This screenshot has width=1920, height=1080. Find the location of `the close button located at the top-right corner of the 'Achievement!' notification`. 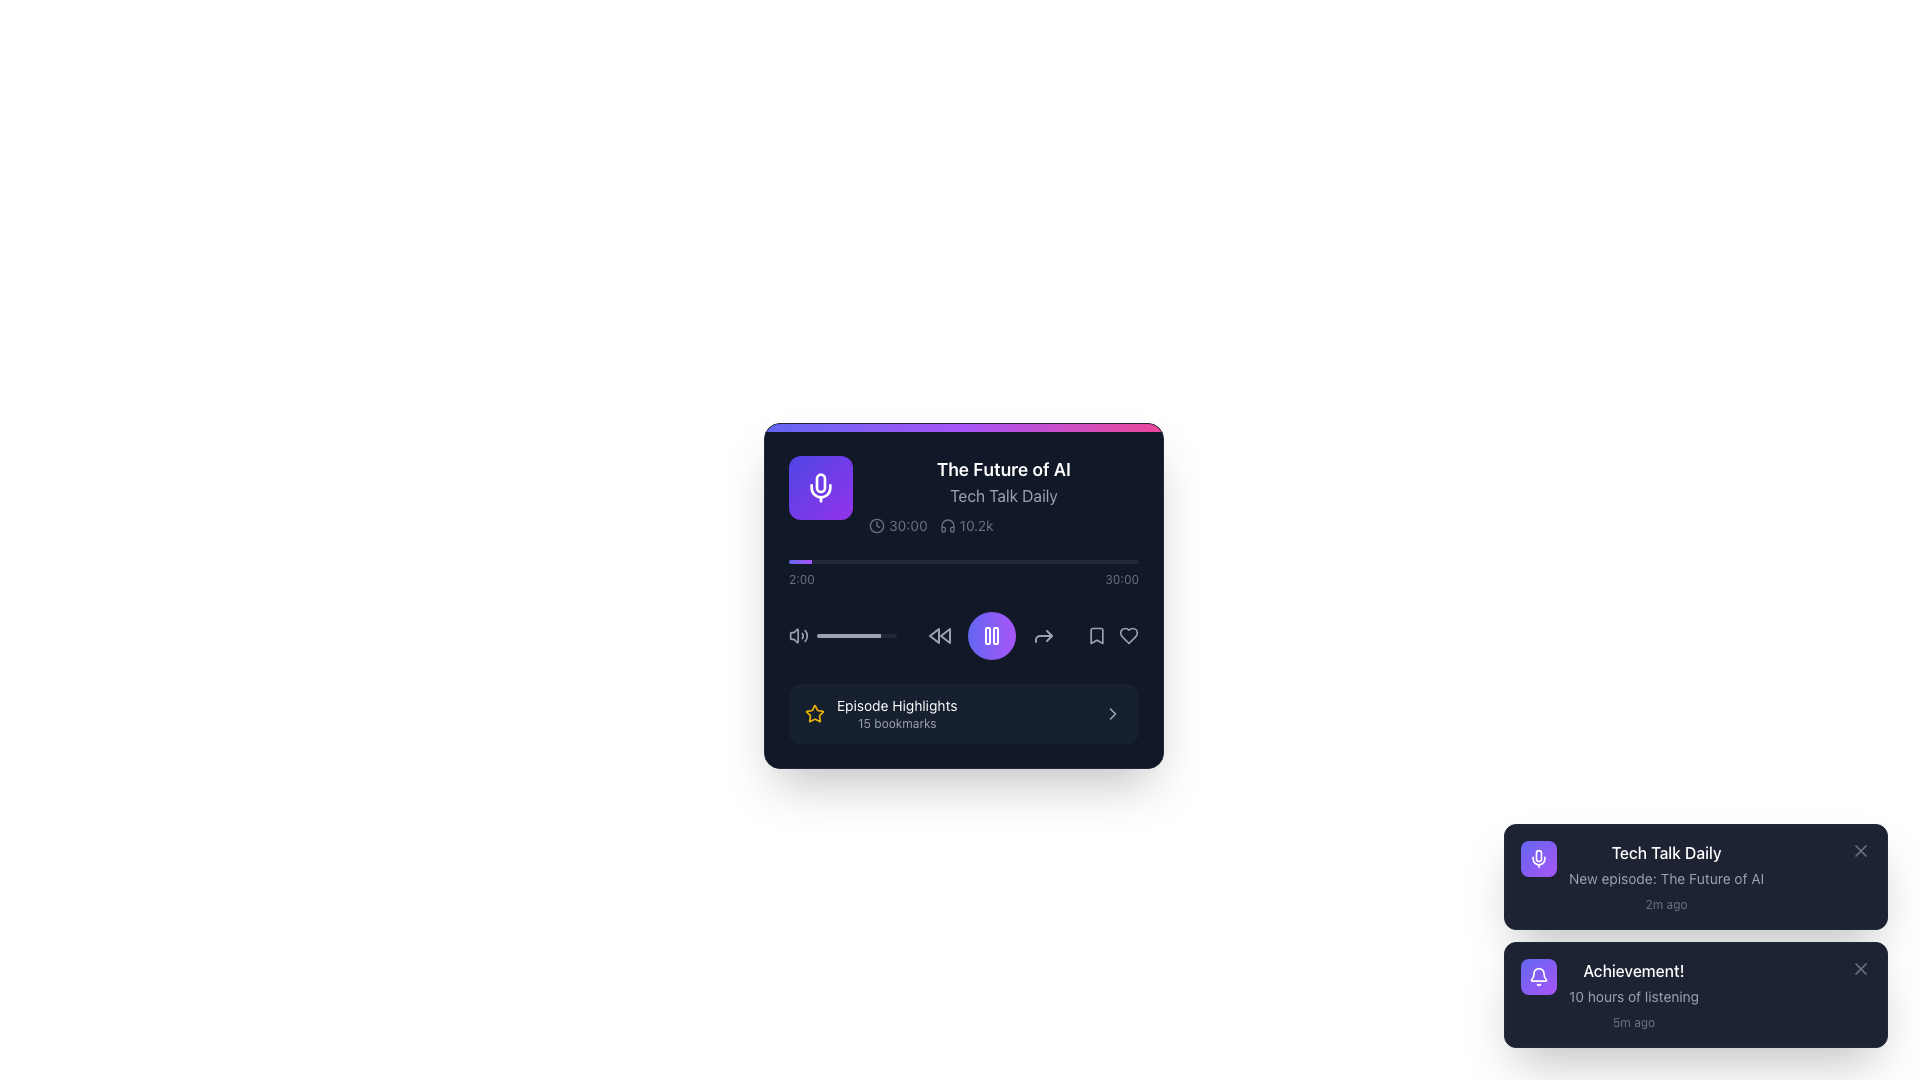

the close button located at the top-right corner of the 'Achievement!' notification is located at coordinates (1860, 967).